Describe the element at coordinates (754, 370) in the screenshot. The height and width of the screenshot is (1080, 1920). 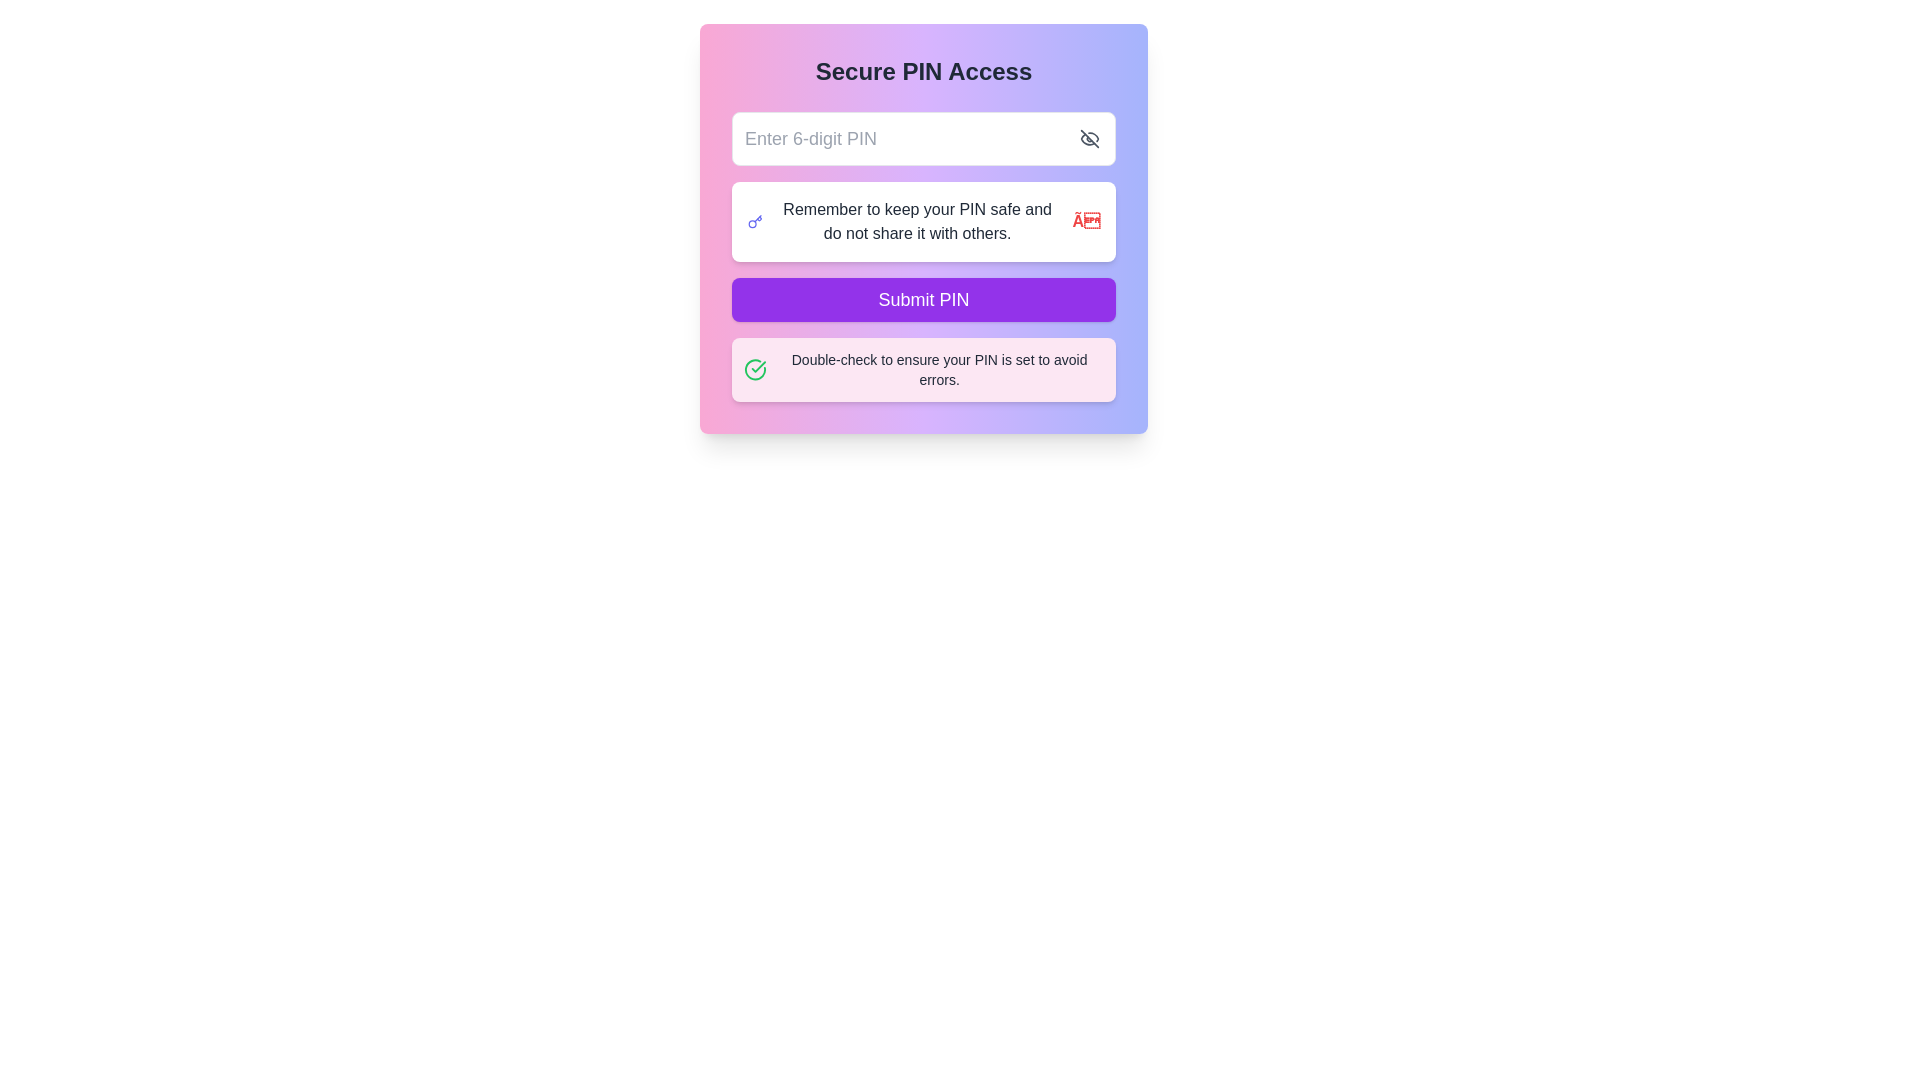
I see `the success confirmation icon located to the left of the message 'Double-check to ensure your PIN is set to avoid errors.' in the message panel at the bottom center of the card interface` at that location.